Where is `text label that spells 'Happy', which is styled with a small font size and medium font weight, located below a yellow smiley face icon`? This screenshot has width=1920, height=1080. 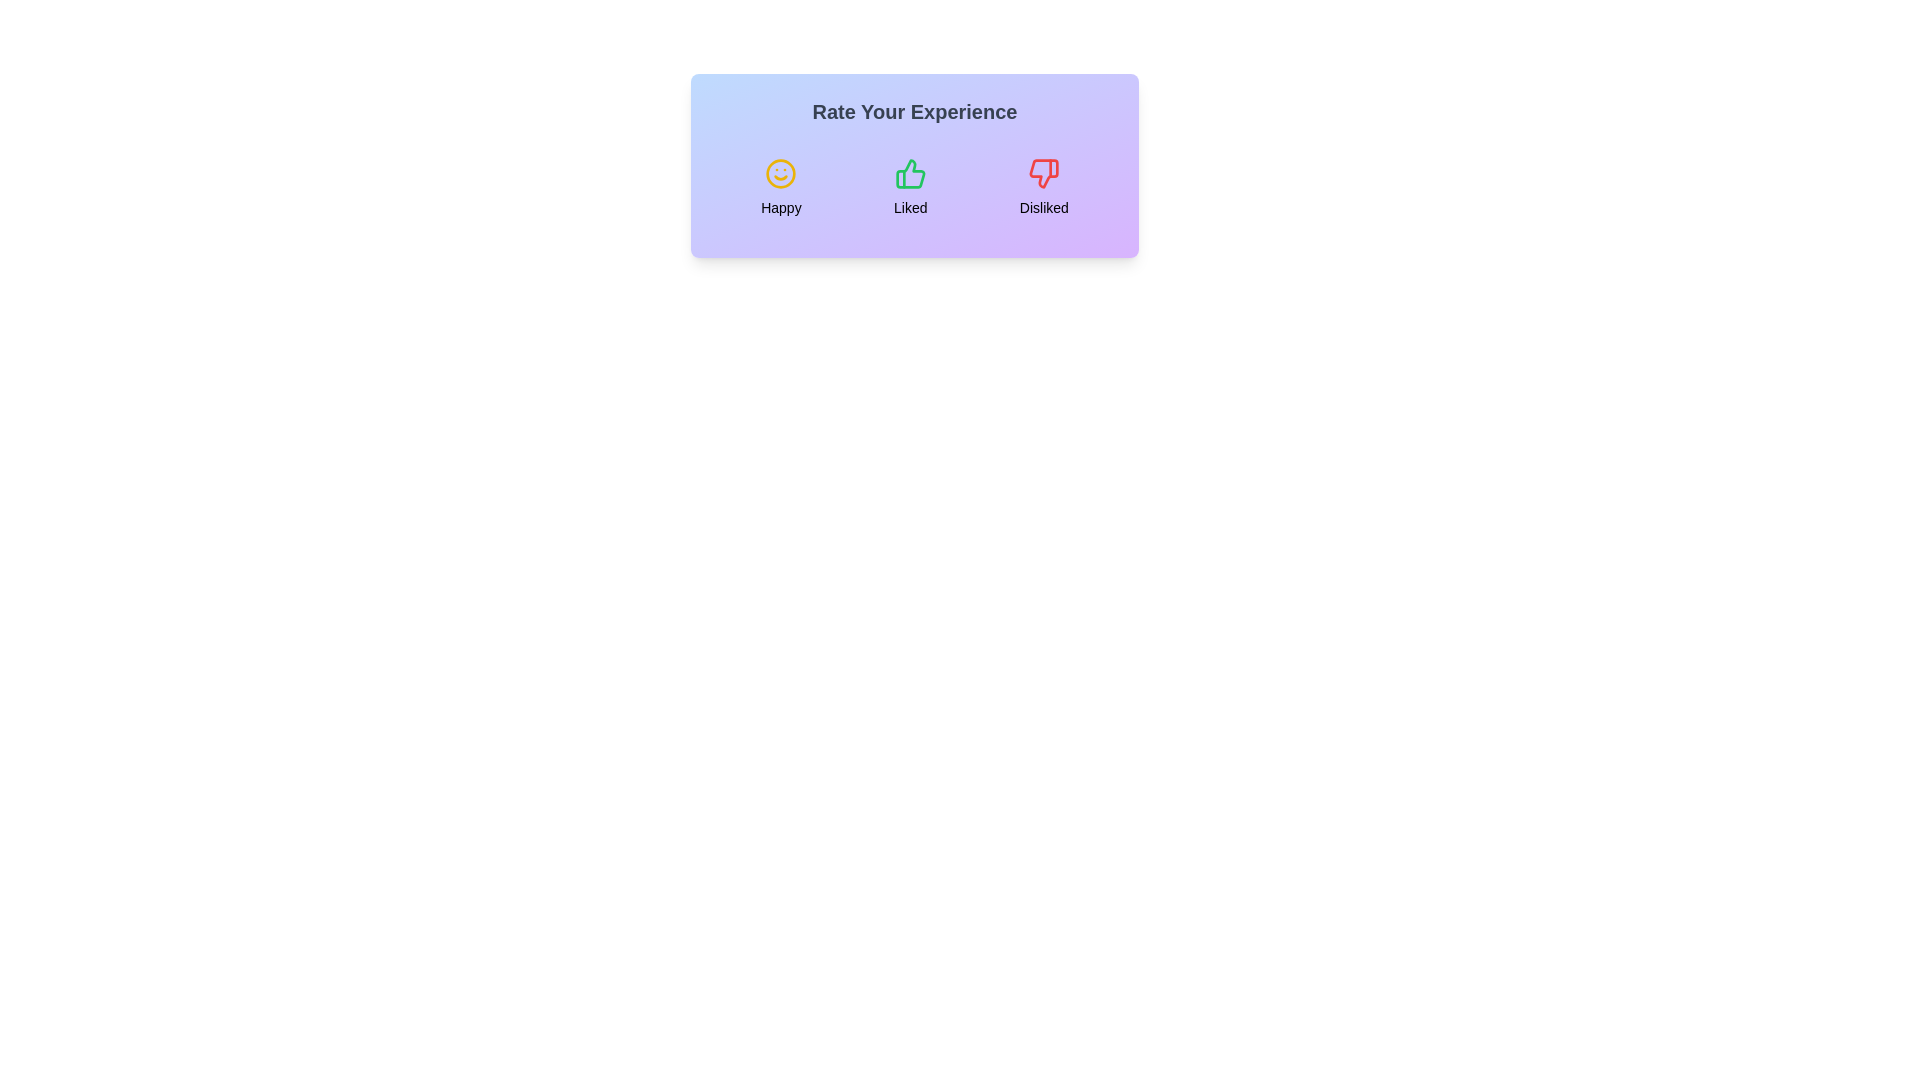 text label that spells 'Happy', which is styled with a small font size and medium font weight, located below a yellow smiley face icon is located at coordinates (780, 208).